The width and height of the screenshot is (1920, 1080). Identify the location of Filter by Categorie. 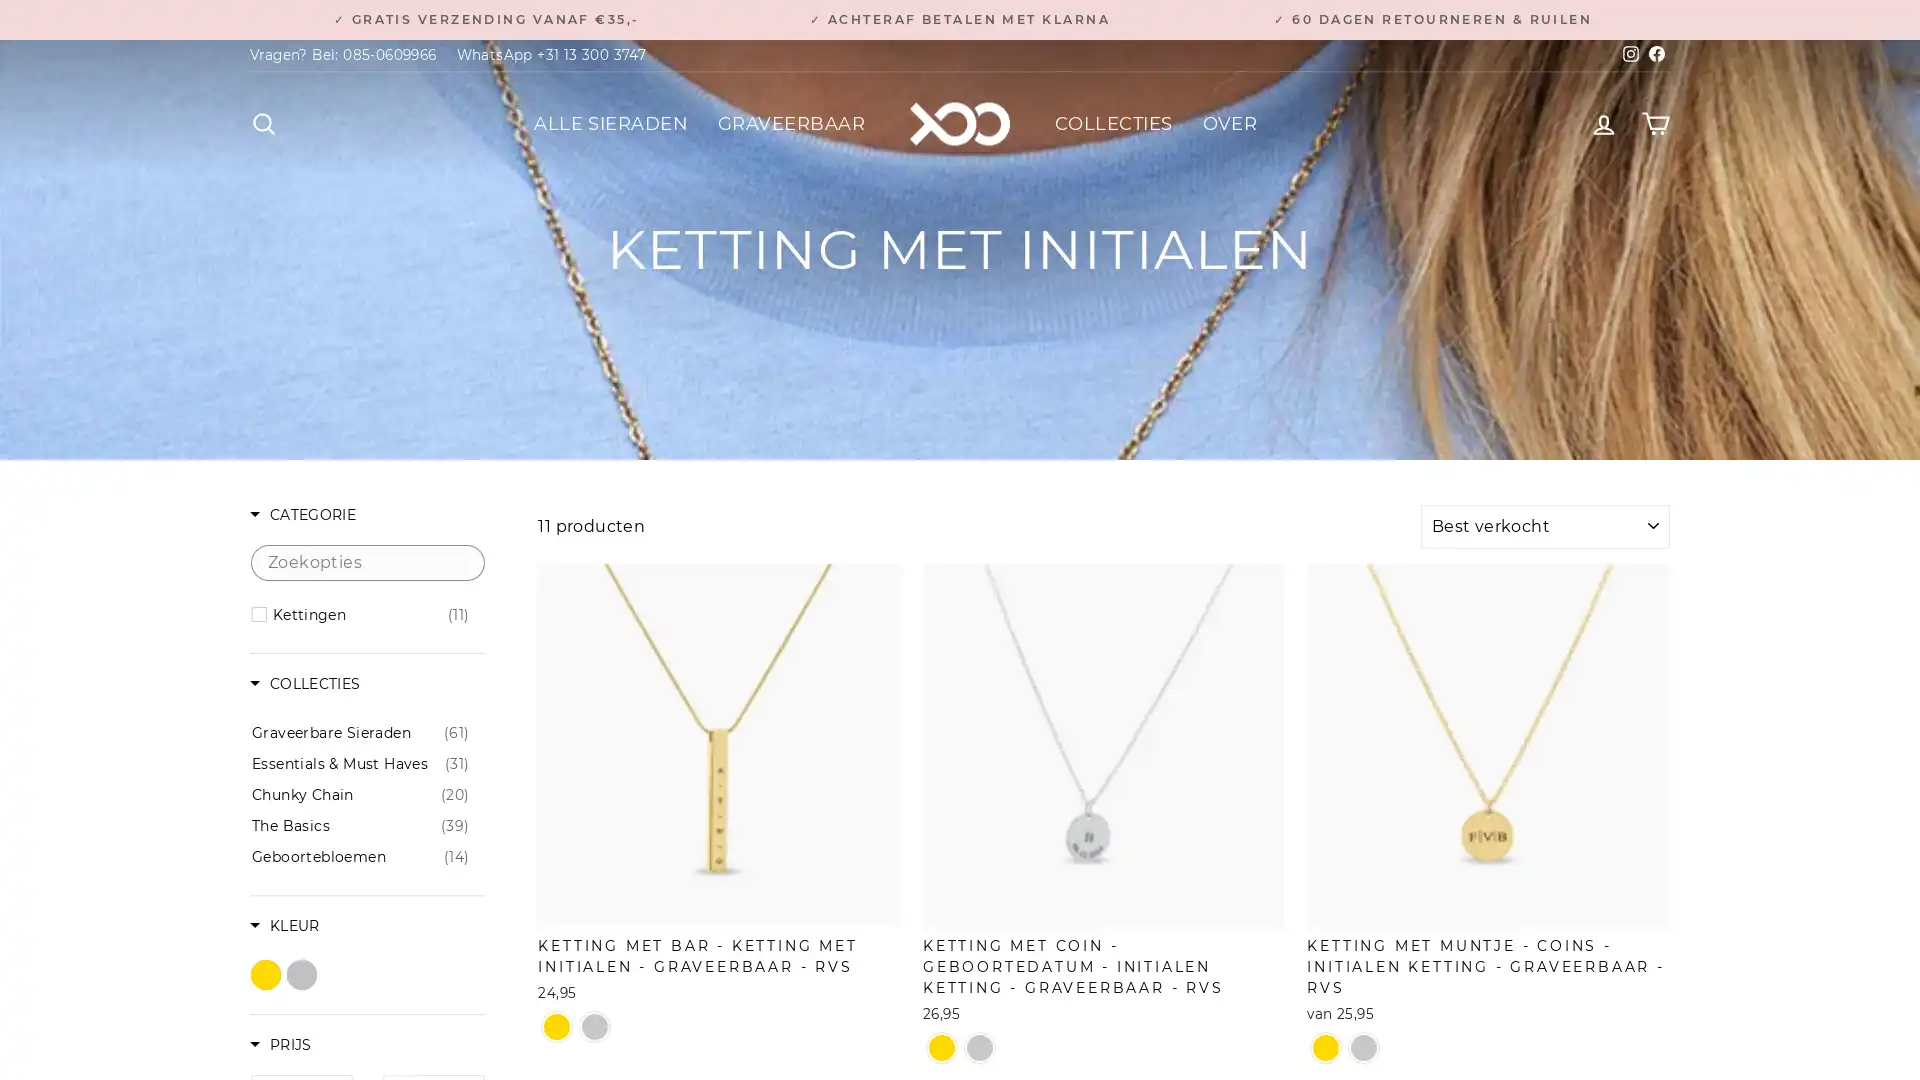
(301, 515).